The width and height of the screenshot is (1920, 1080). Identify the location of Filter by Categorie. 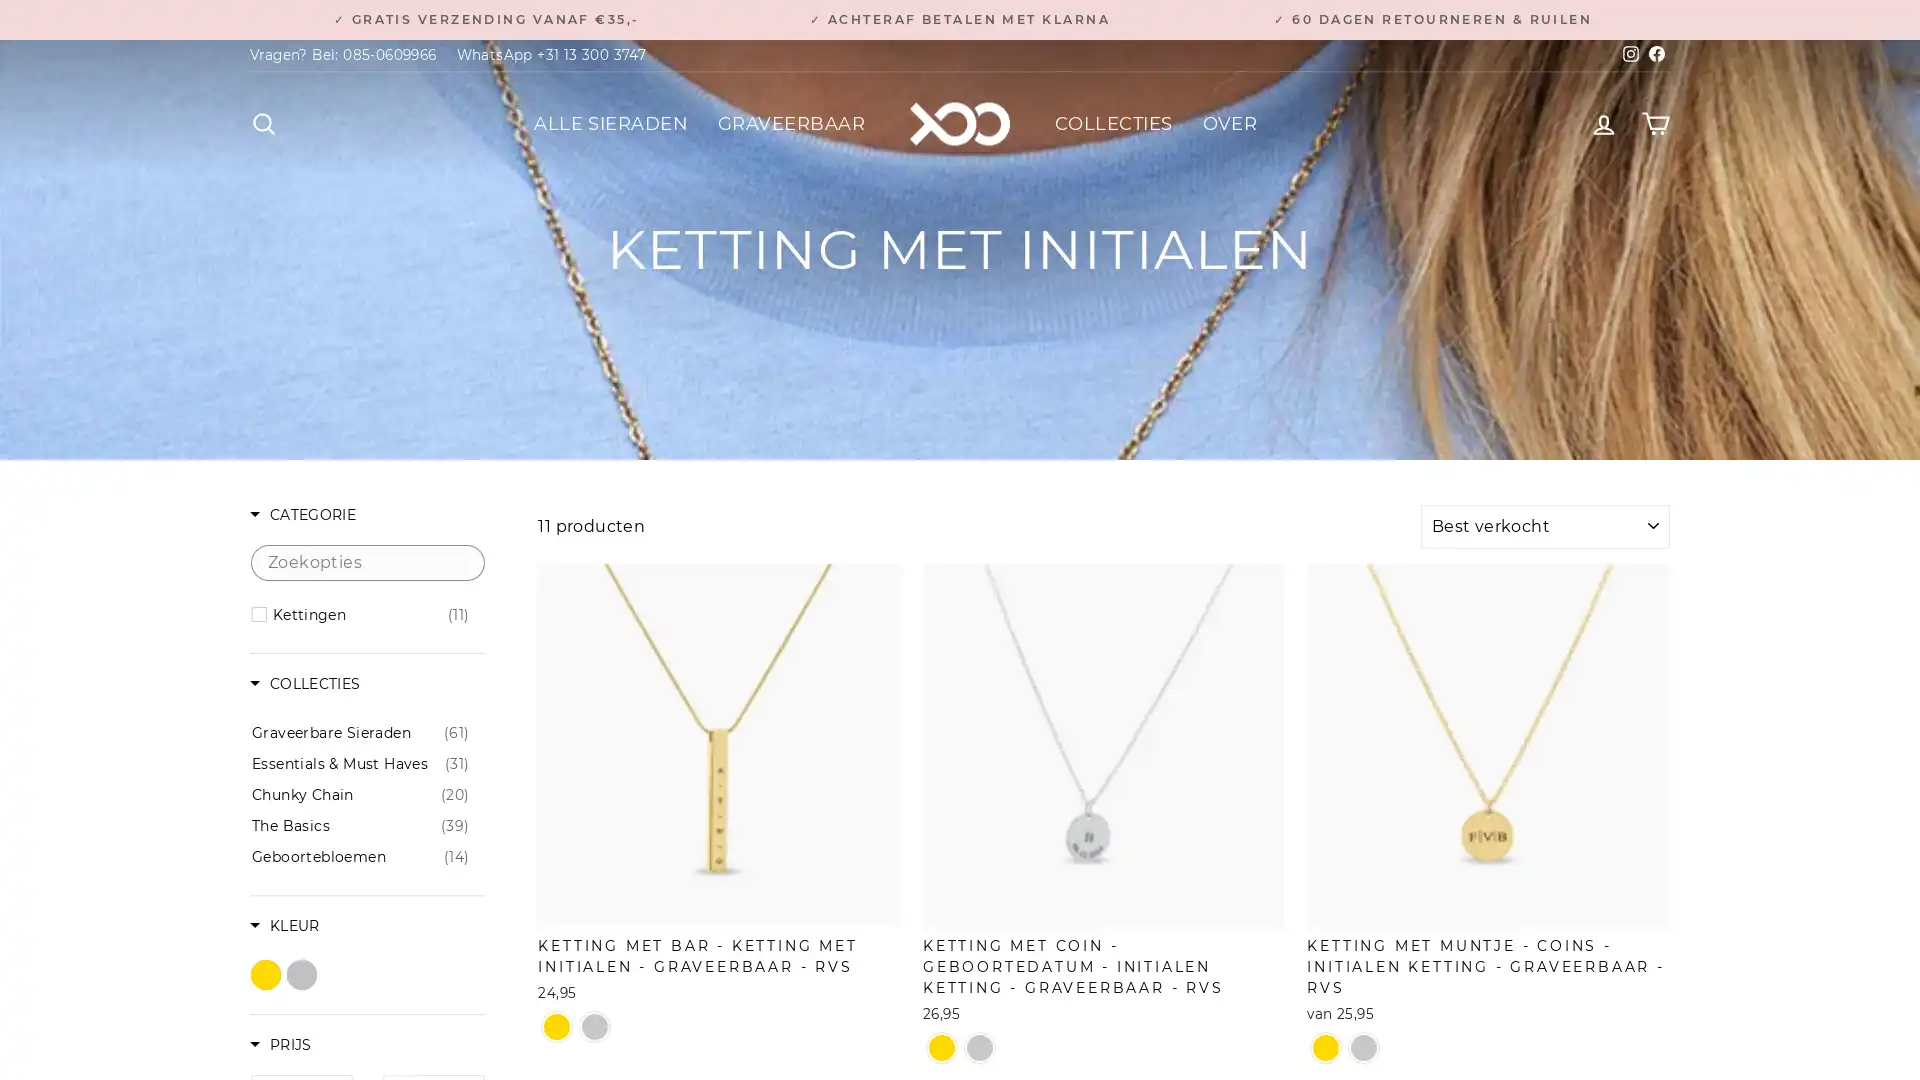
(301, 515).